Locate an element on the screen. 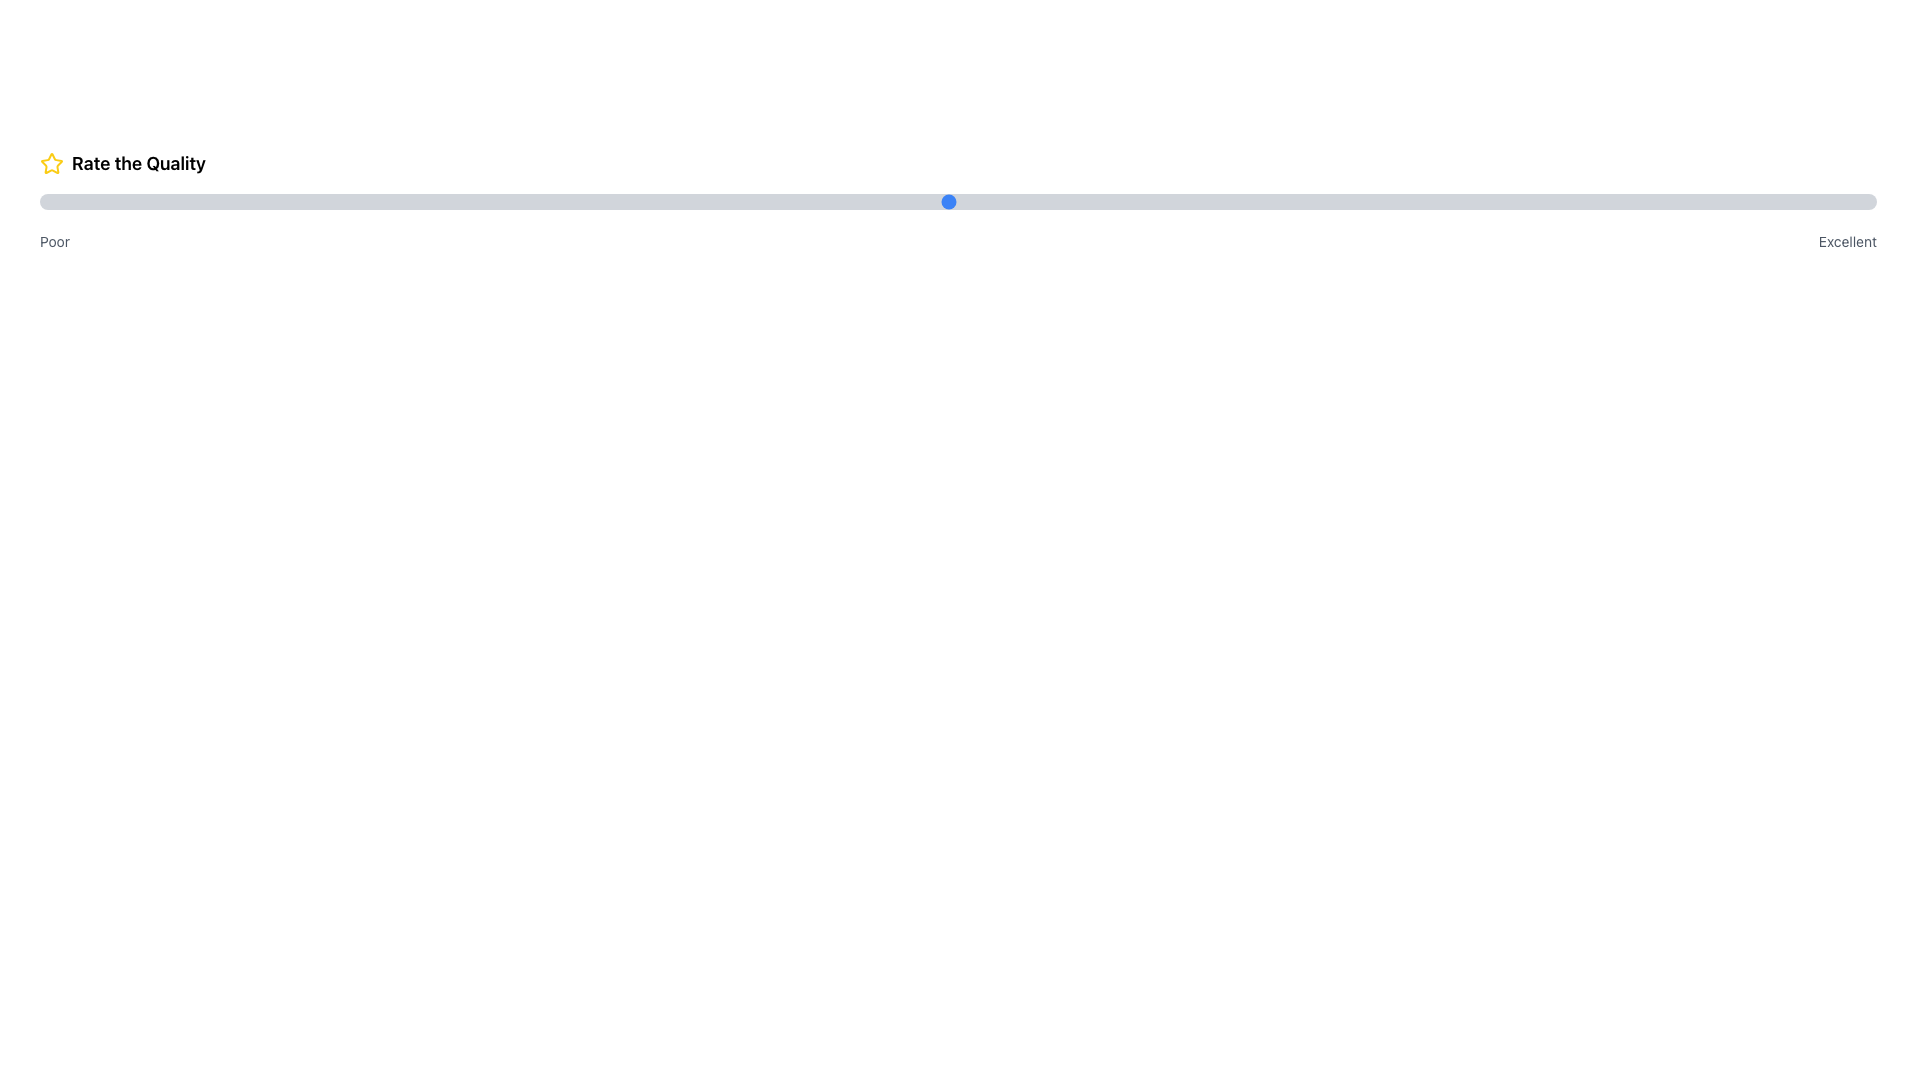 The width and height of the screenshot is (1920, 1080). the star icon representing the rating mechanism located to the left of the text 'Rate the Quality' is located at coordinates (52, 163).